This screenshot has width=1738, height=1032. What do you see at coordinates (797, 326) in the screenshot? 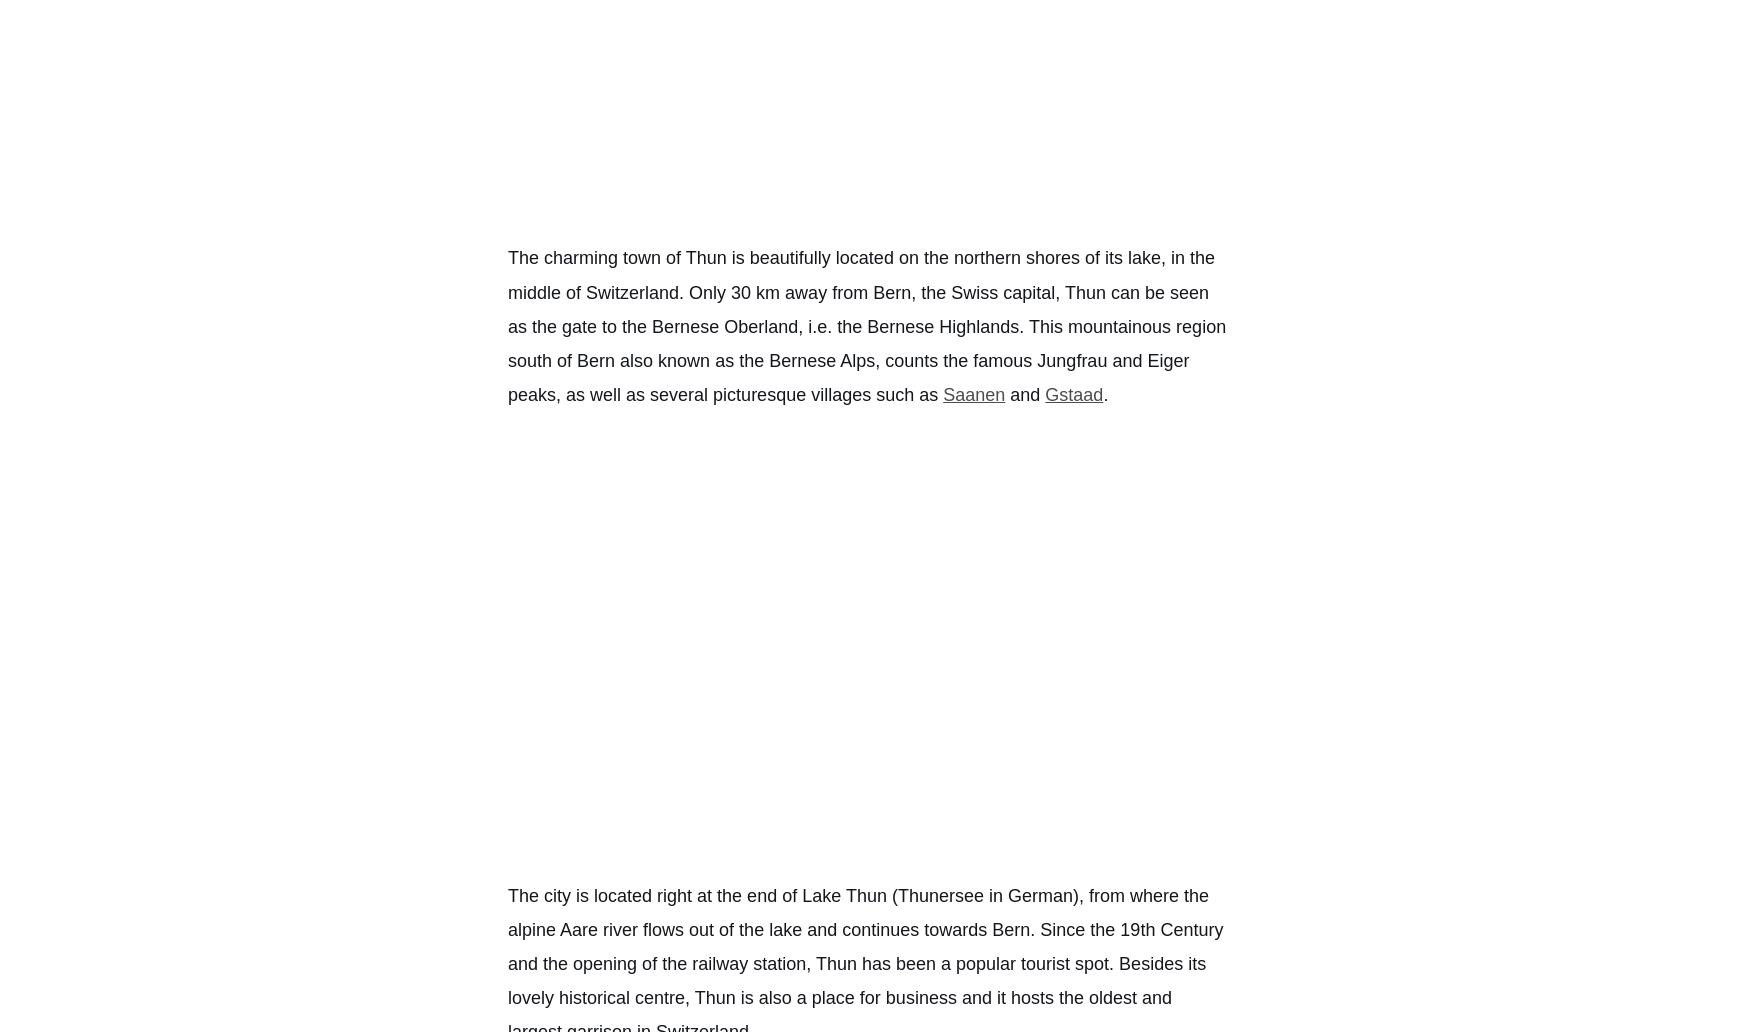
I see `', i.e. the'` at bounding box center [797, 326].